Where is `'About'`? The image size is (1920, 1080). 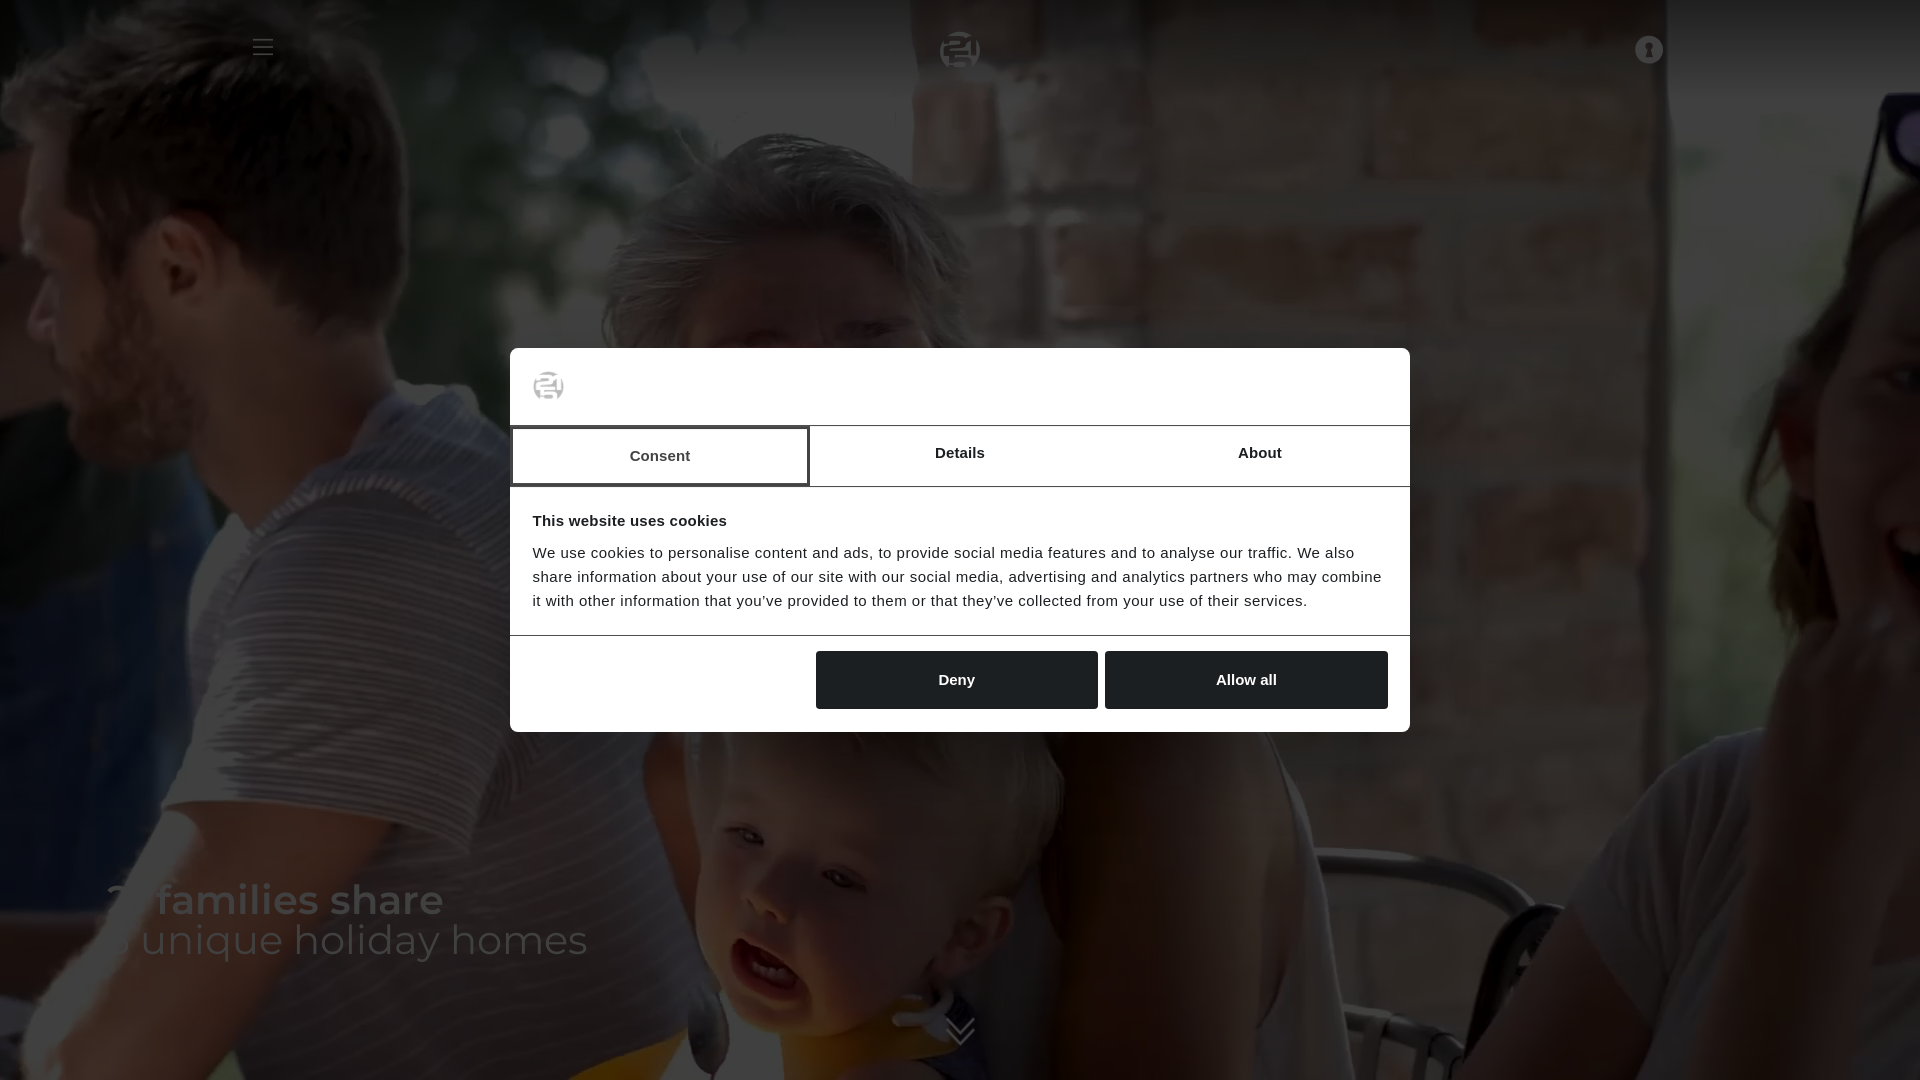
'About' is located at coordinates (1258, 455).